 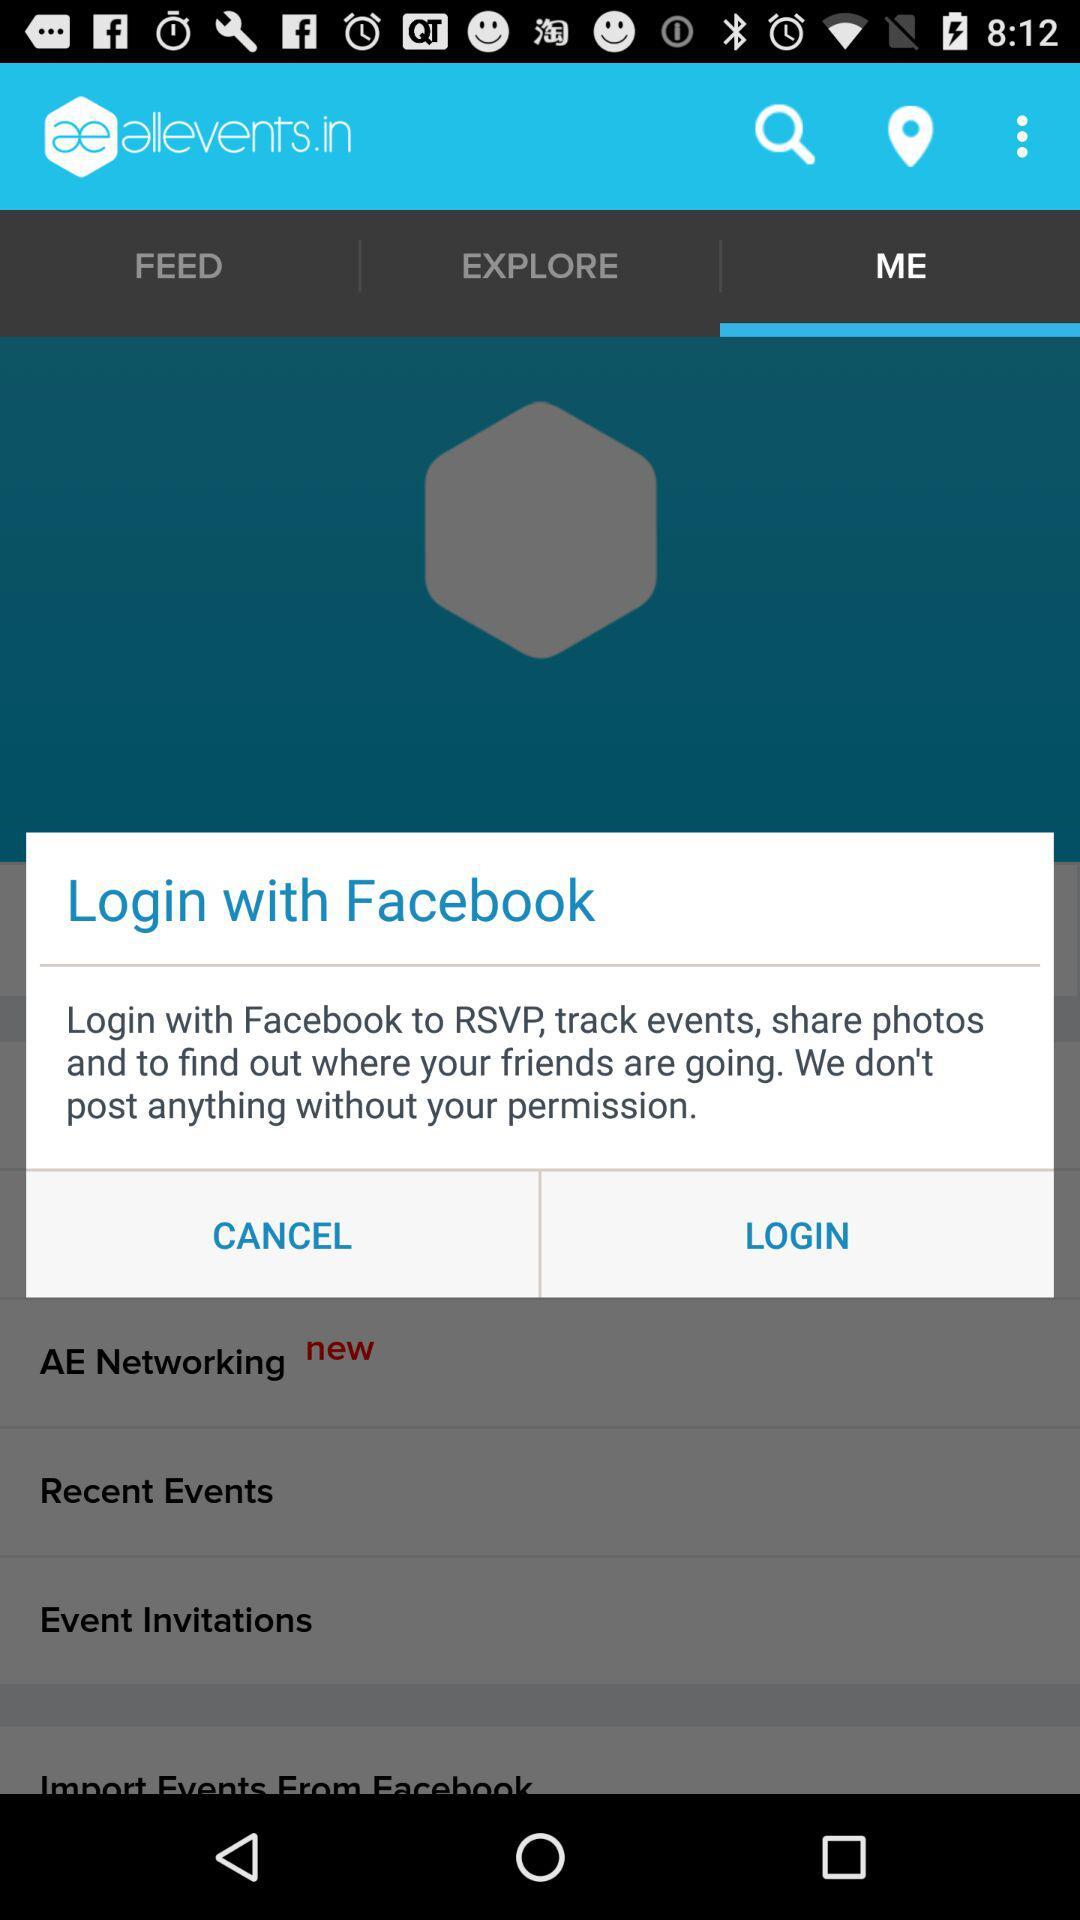 What do you see at coordinates (534, 929) in the screenshot?
I see `the item next to events icon` at bounding box center [534, 929].